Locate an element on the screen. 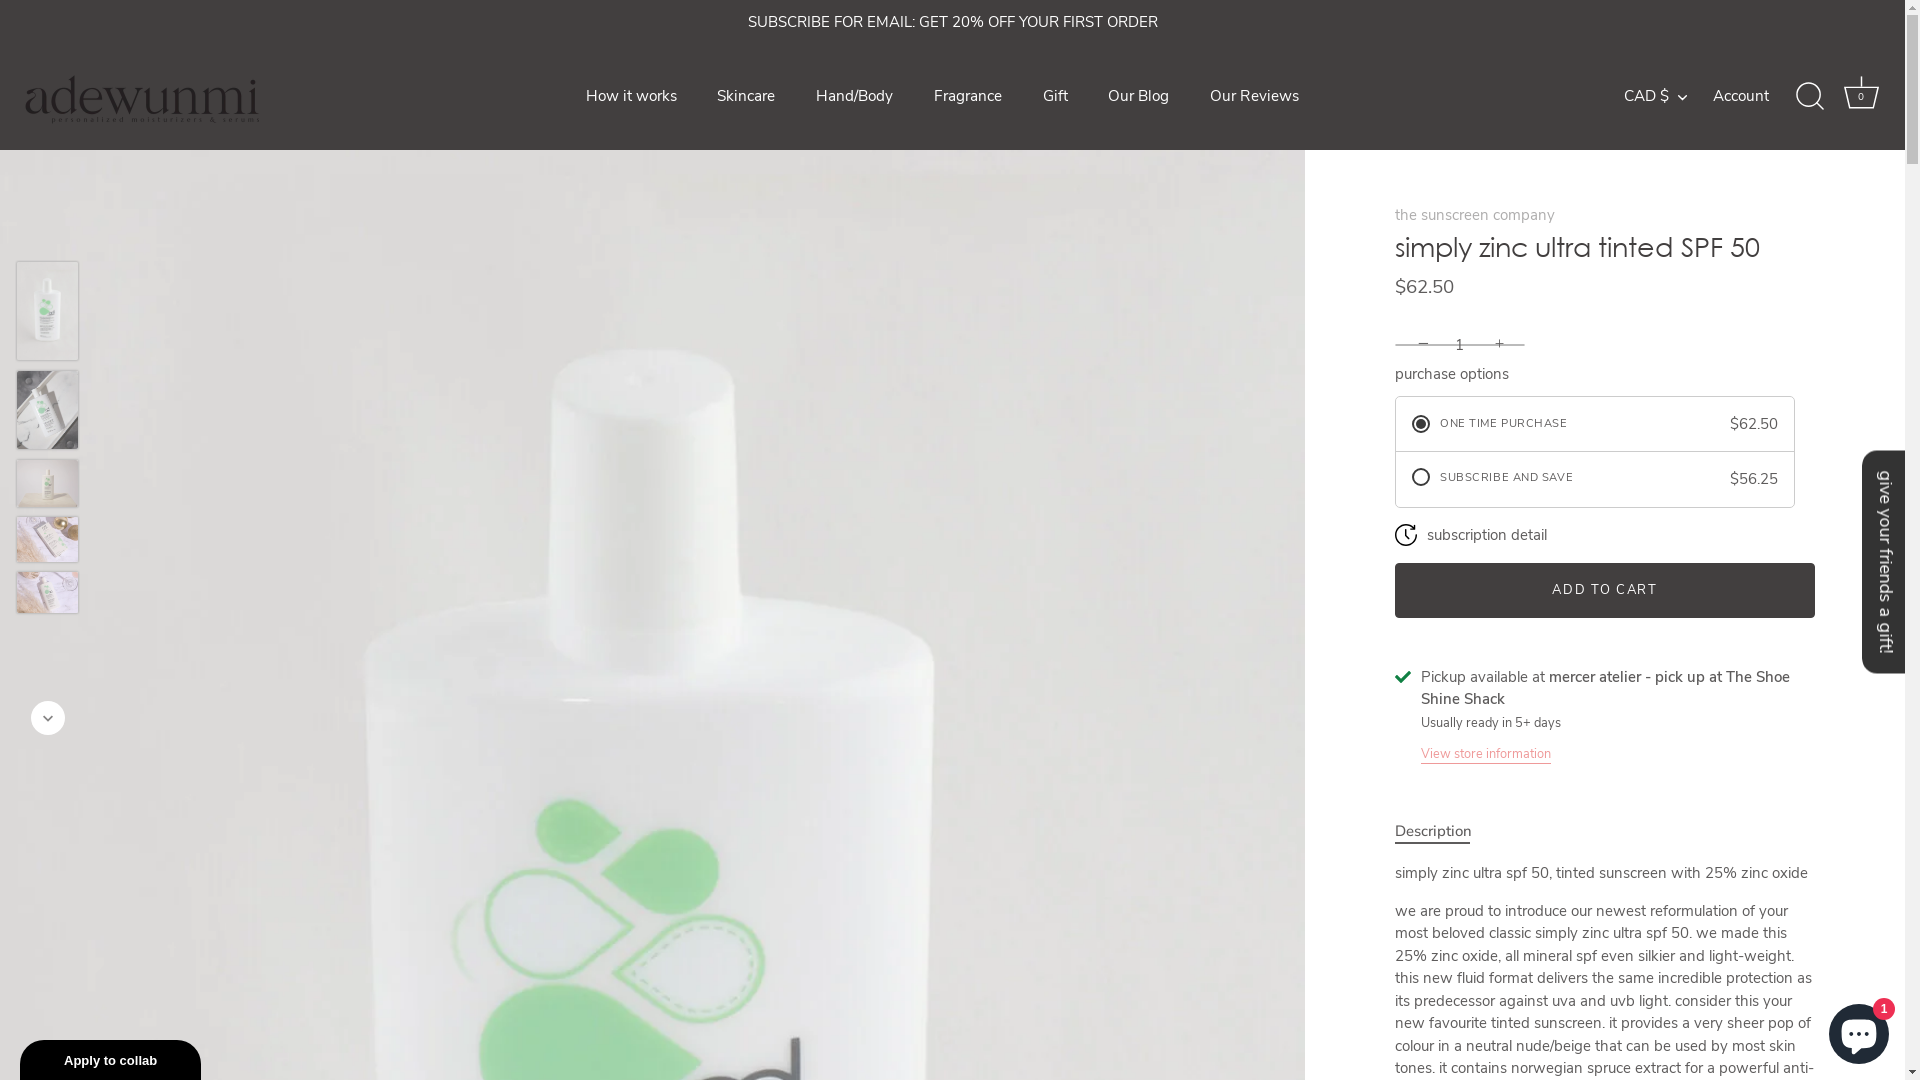 The height and width of the screenshot is (1080, 1920). '+' is located at coordinates (1502, 342).